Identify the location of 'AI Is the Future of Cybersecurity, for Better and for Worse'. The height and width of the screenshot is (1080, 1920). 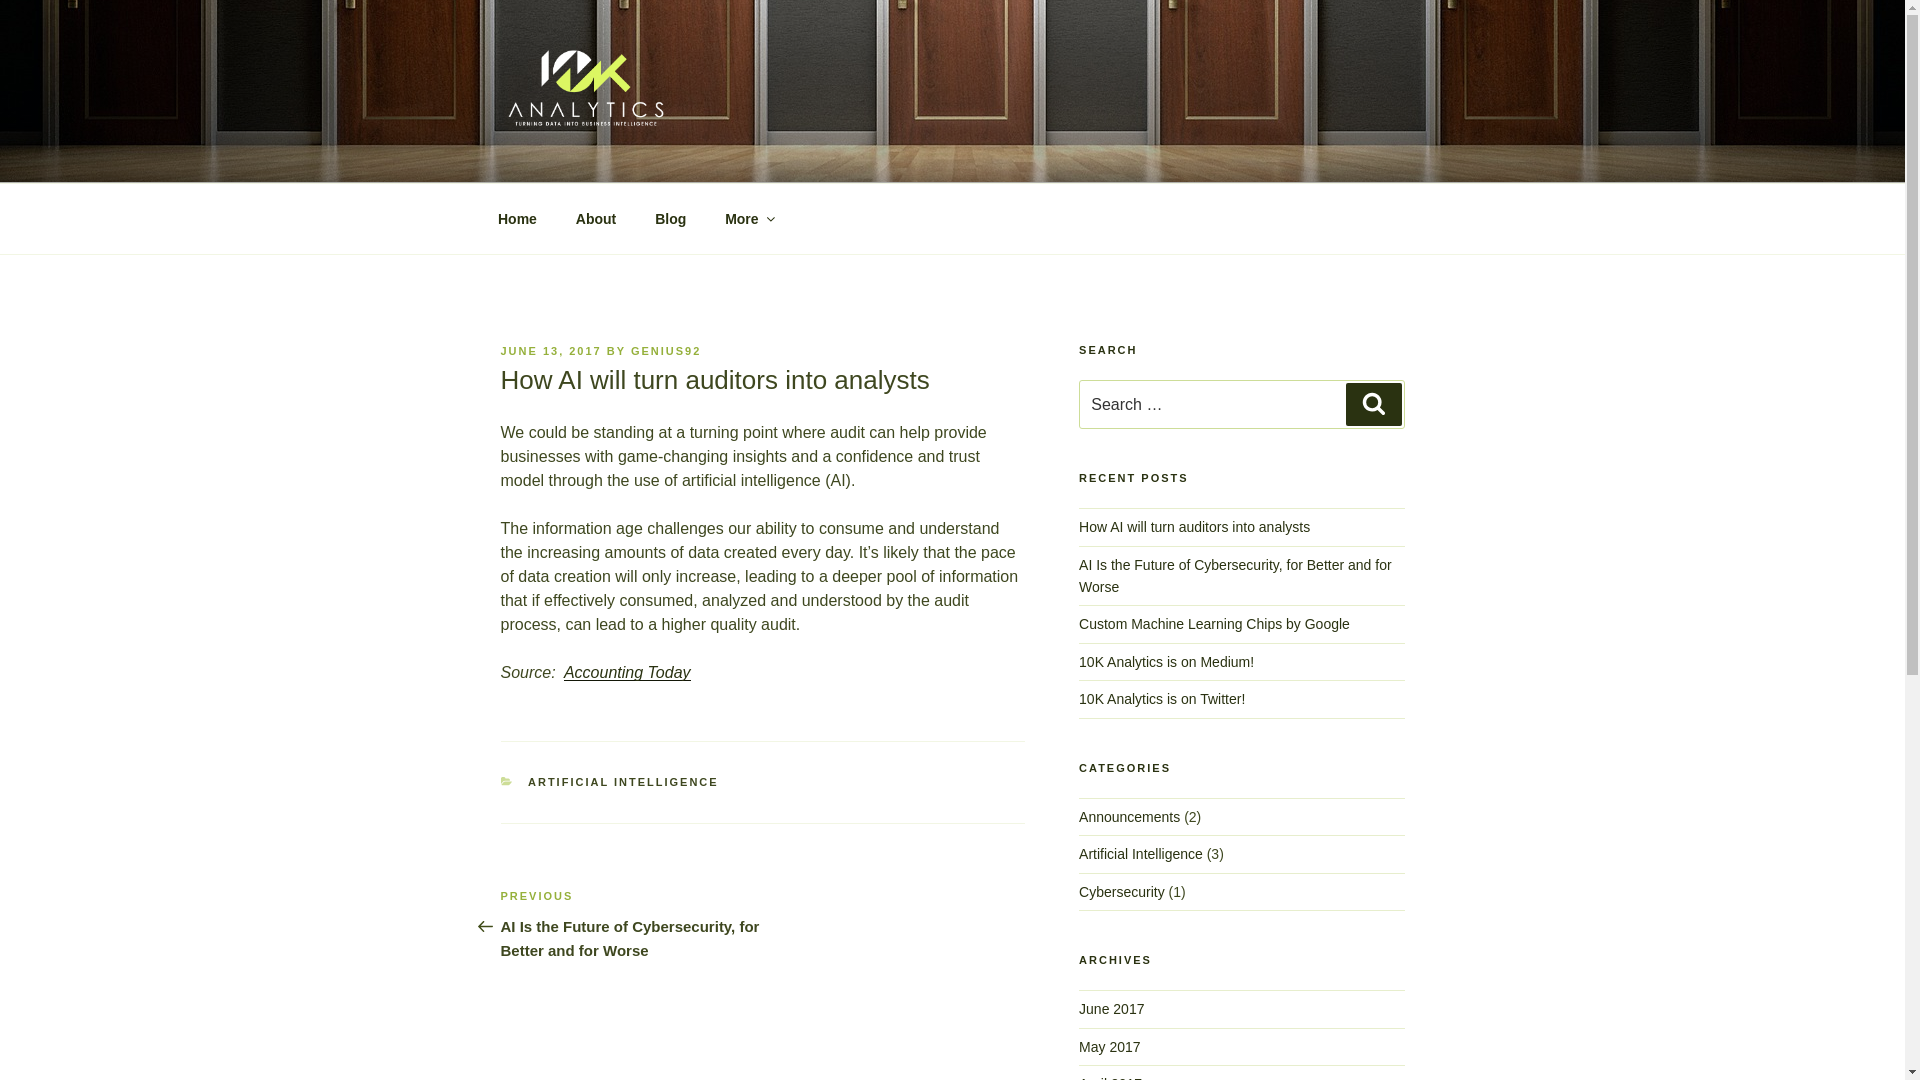
(1234, 575).